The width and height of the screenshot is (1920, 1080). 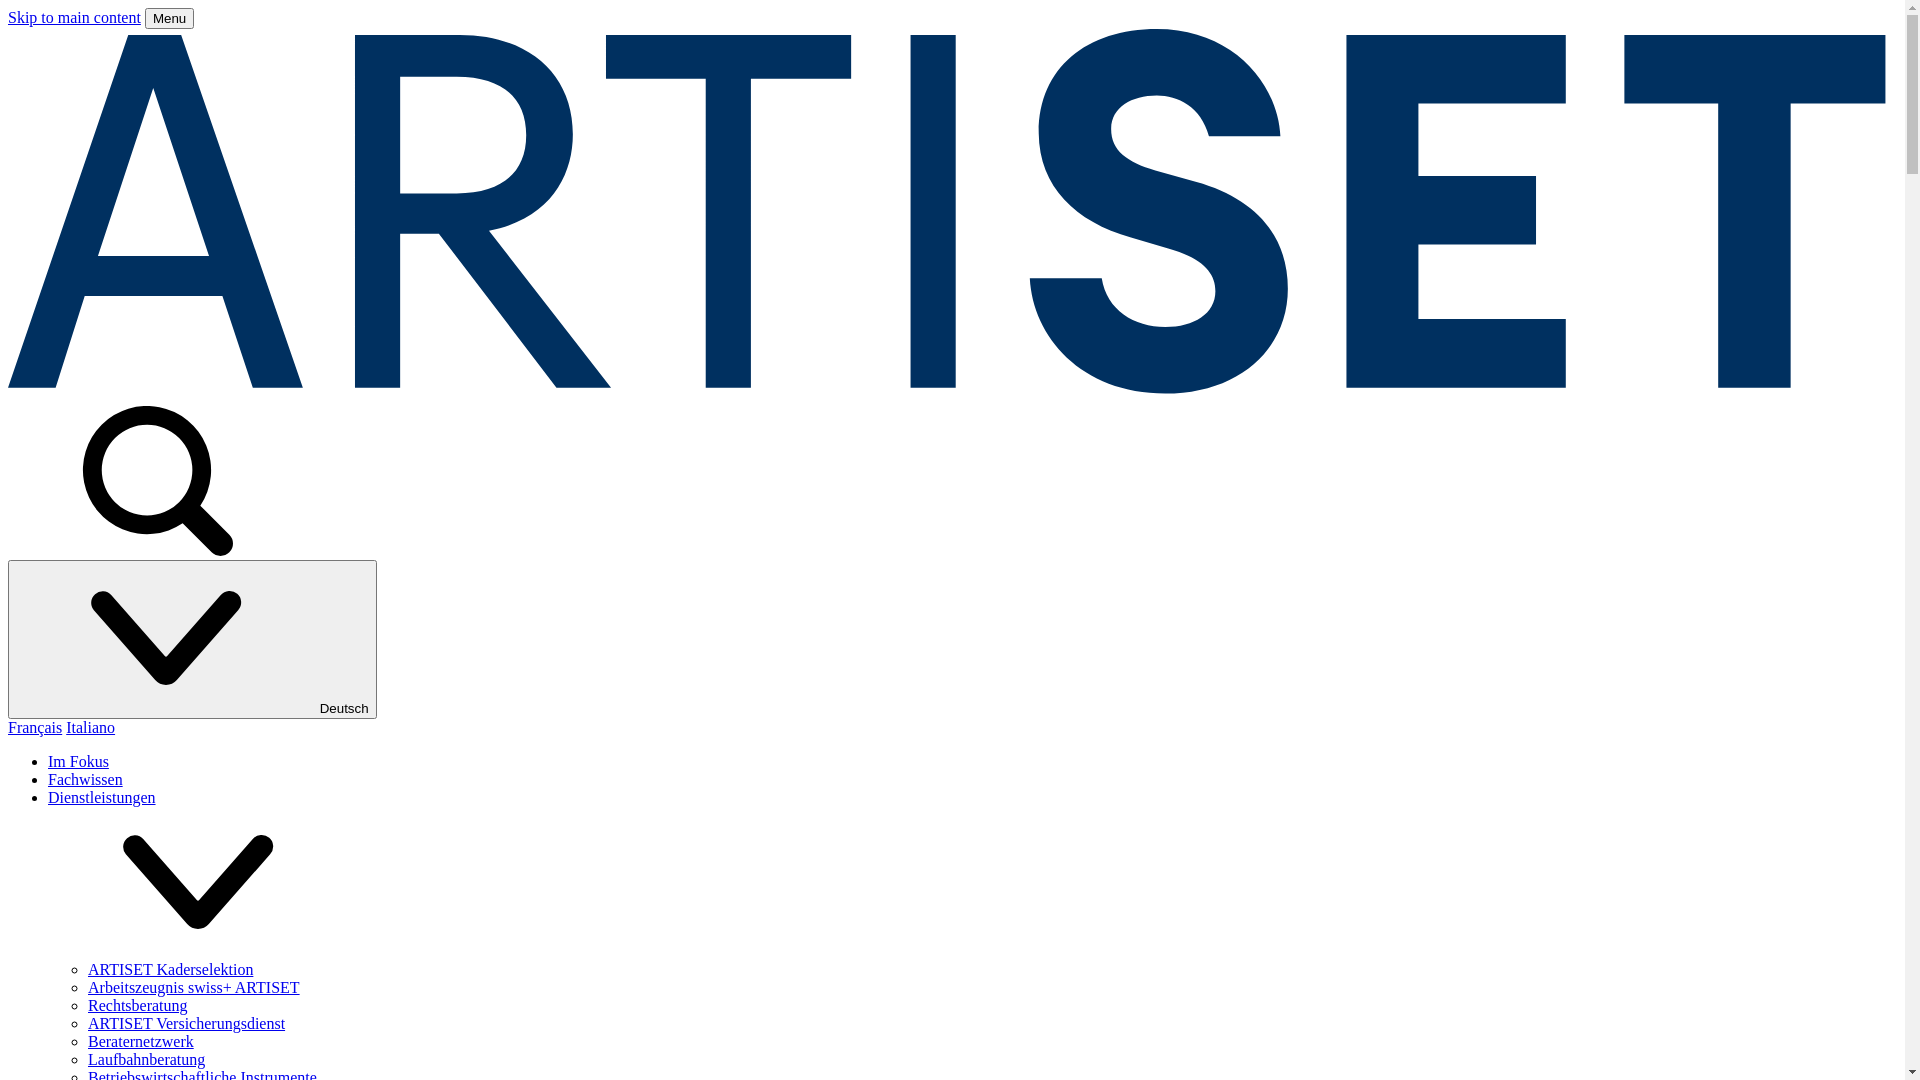 What do you see at coordinates (89, 727) in the screenshot?
I see `'Italiano'` at bounding box center [89, 727].